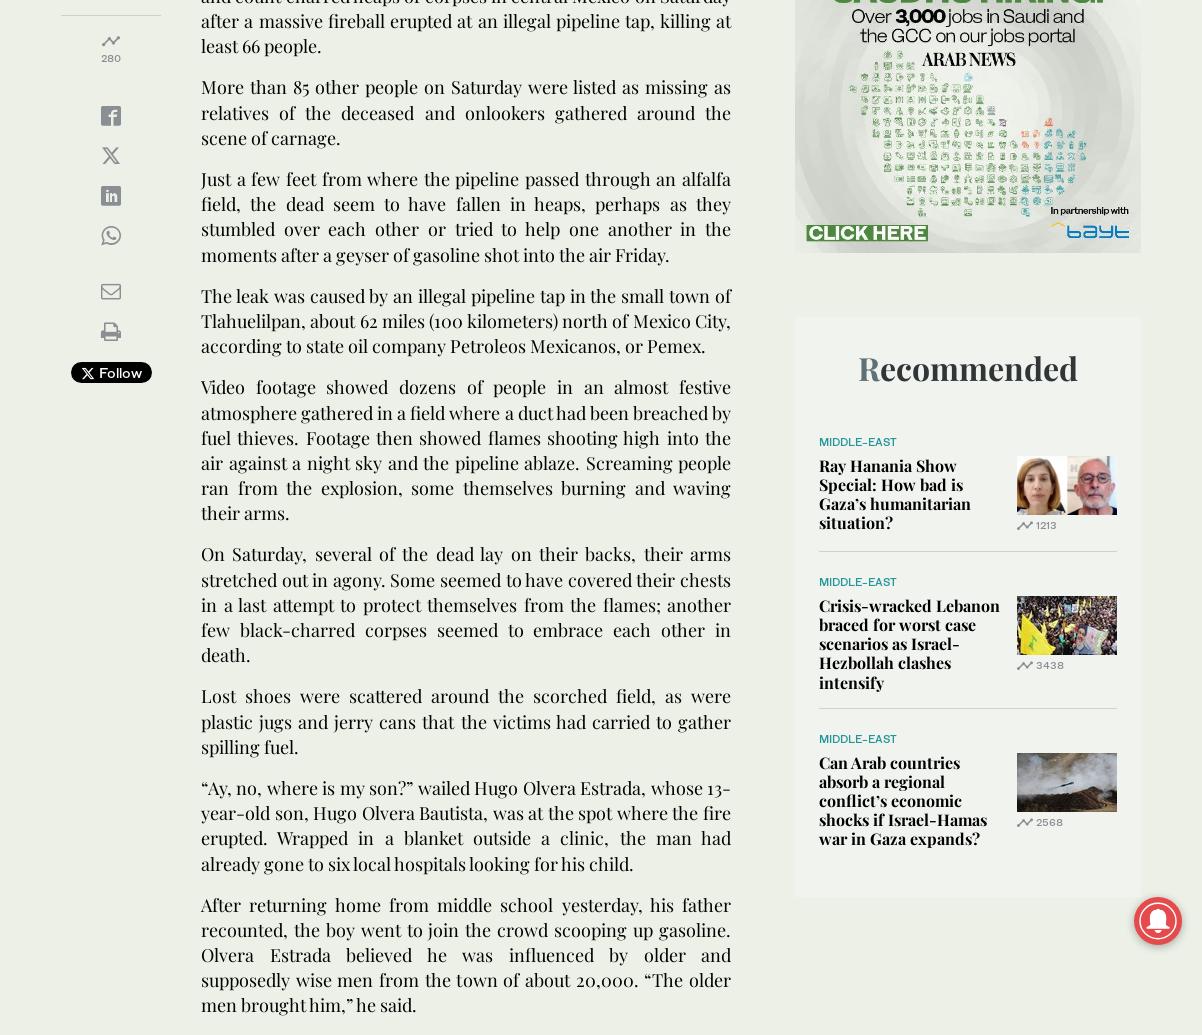  What do you see at coordinates (465, 719) in the screenshot?
I see `'Lost shoes were scattered around the scorched field, as were plastic jugs and jerry cans that the victims had carried to gather spilling fuel.'` at bounding box center [465, 719].